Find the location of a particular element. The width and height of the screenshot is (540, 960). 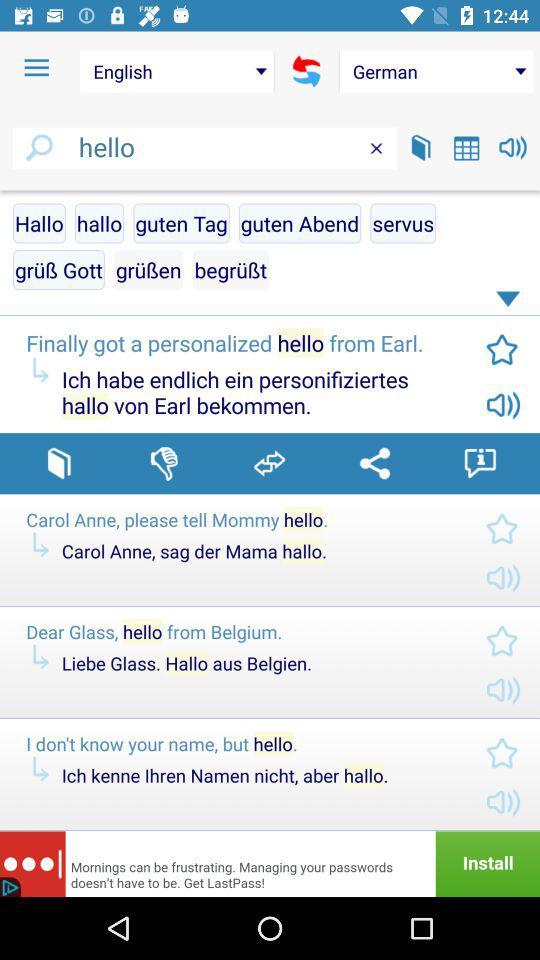

the icon above hello is located at coordinates (36, 68).